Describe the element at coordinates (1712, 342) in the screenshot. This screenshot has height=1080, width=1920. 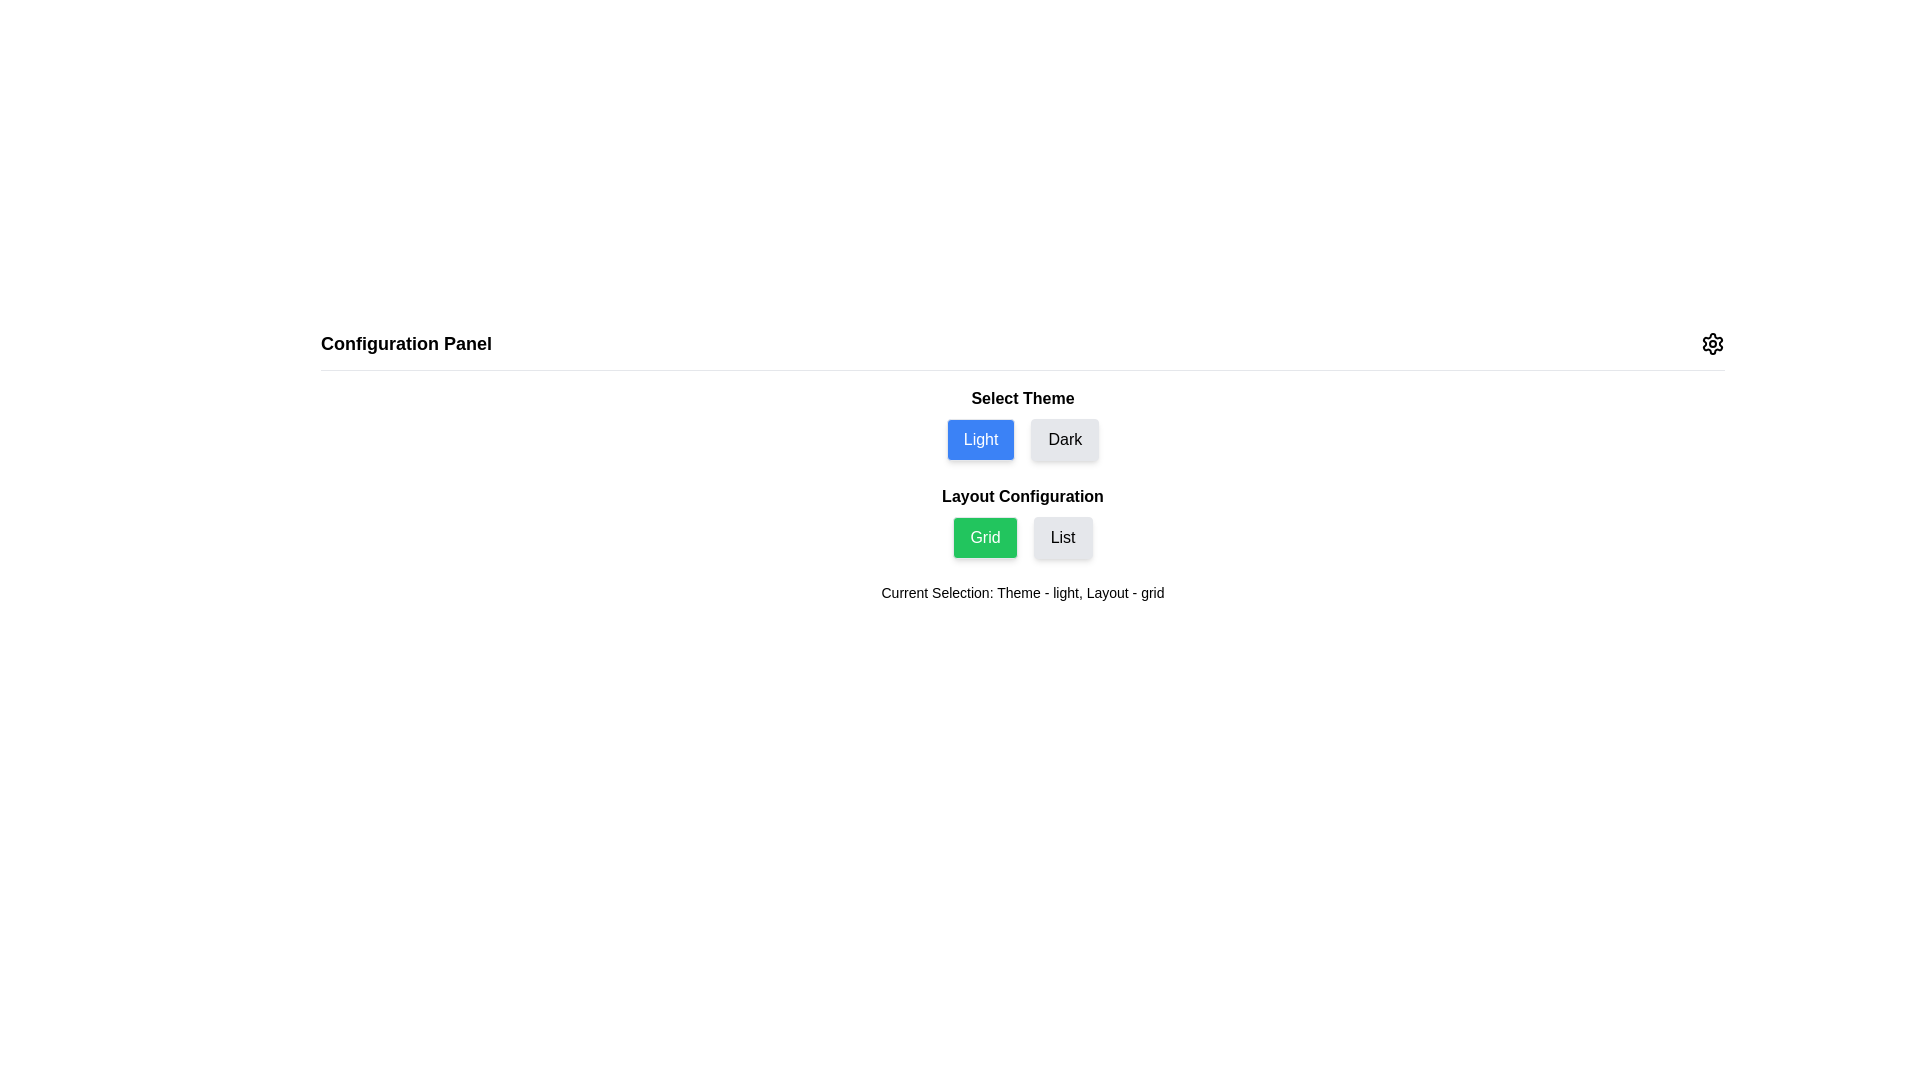
I see `the gear-shaped icon in the top-right corner of the 'Configuration Panel'` at that location.